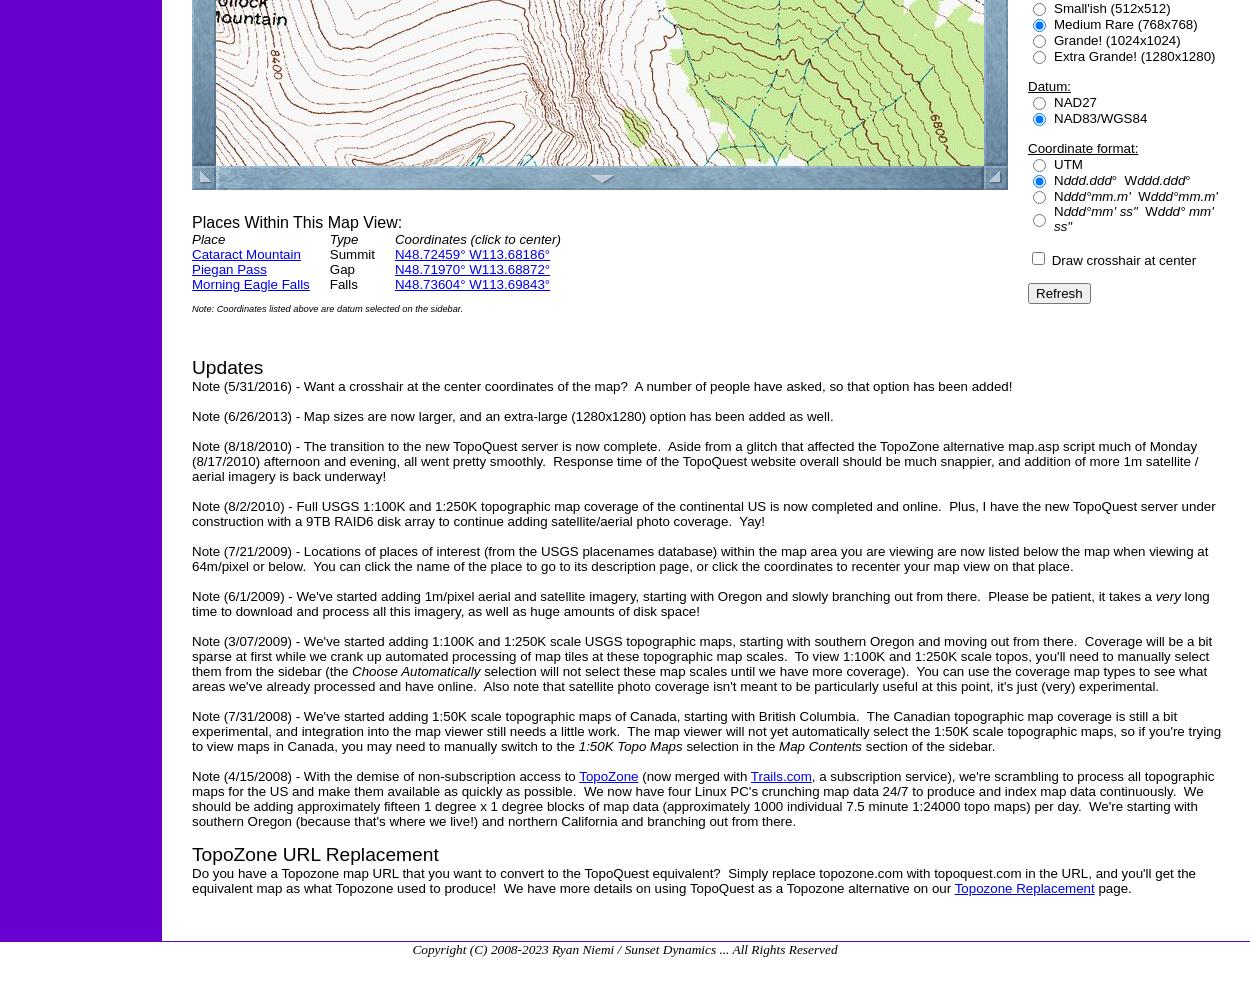 Image resolution: width=1250 pixels, height=1000 pixels. I want to click on '(now merged
with', so click(693, 776).